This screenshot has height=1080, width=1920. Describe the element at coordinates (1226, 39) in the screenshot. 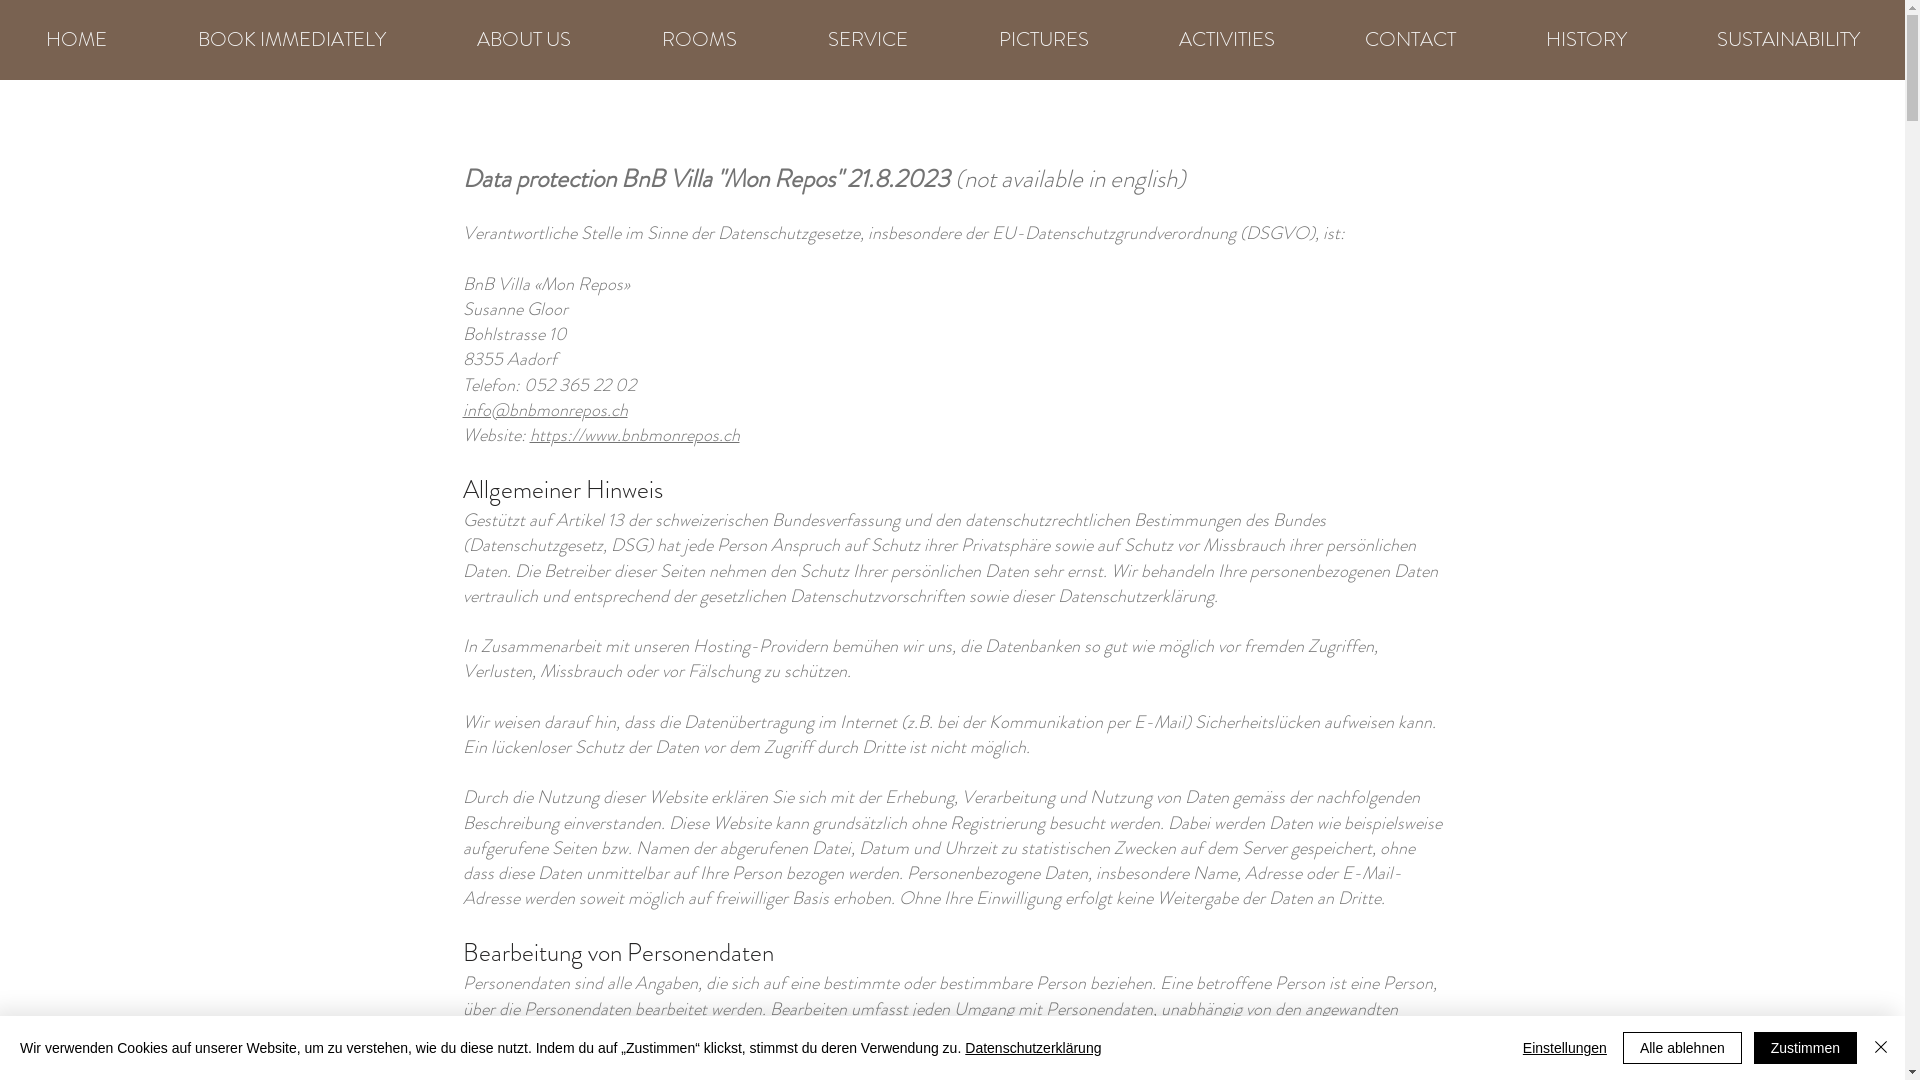

I see `'ACTIVITIES'` at that location.